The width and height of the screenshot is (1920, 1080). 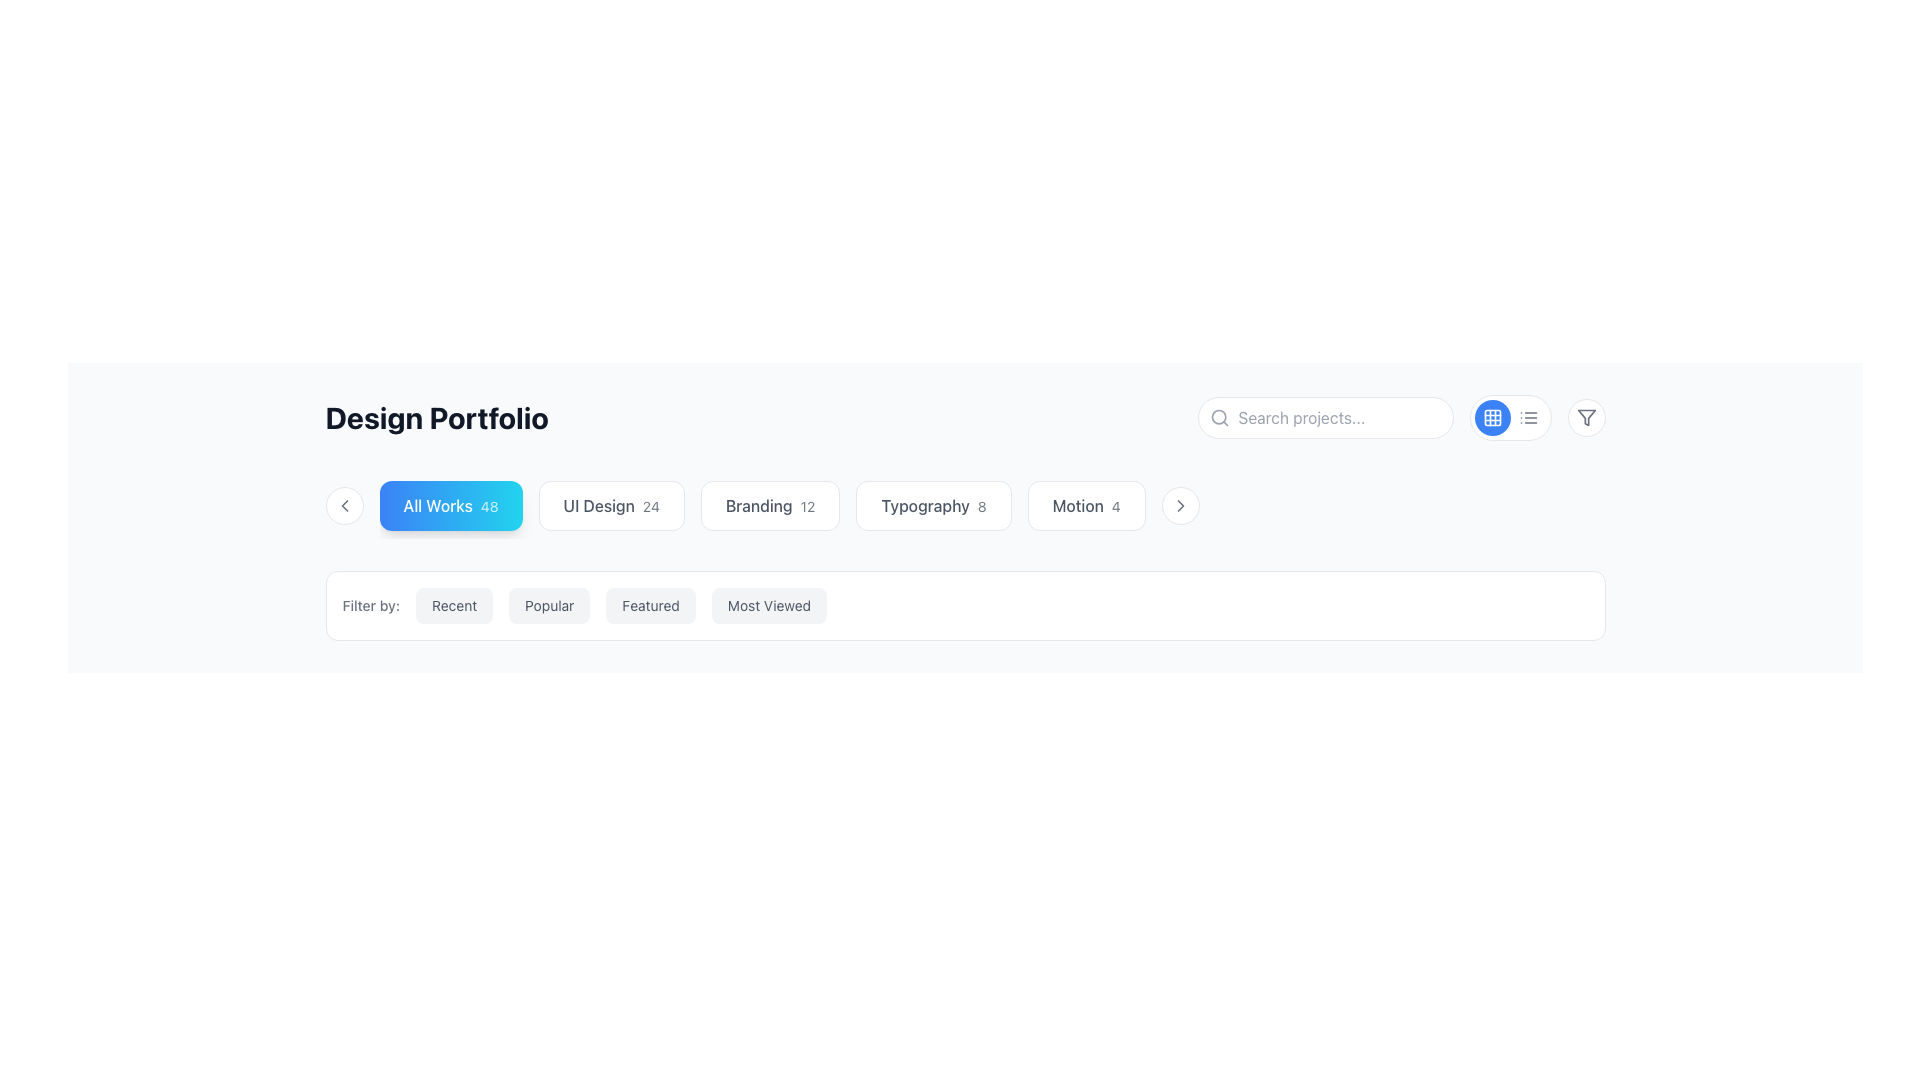 I want to click on the 'Typography' filter button, which is the fourth button in a horizontal sequence, positioned between 'Branding 12' and 'Motion 4', to observe any hover effects or tooltips, so click(x=932, y=504).